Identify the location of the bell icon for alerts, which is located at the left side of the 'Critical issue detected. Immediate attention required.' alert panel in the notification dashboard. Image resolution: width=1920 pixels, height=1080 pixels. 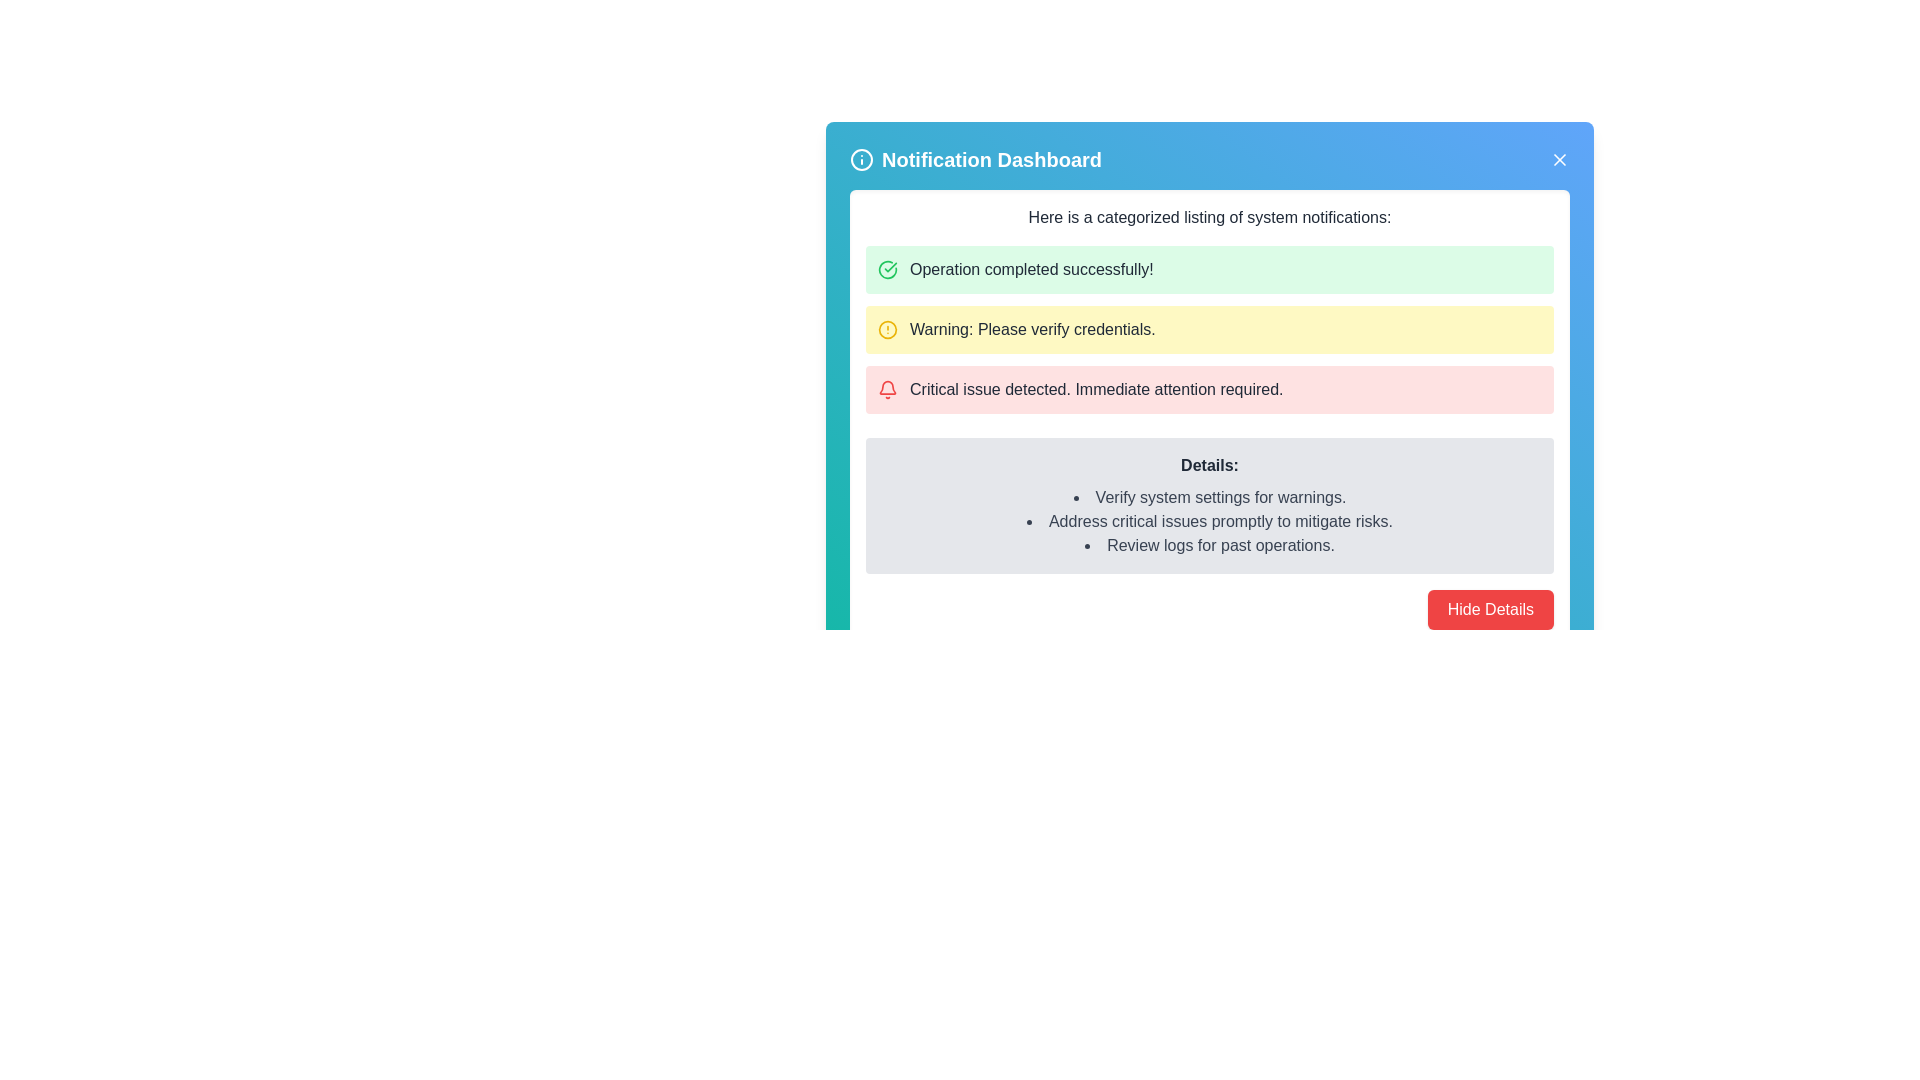
(887, 389).